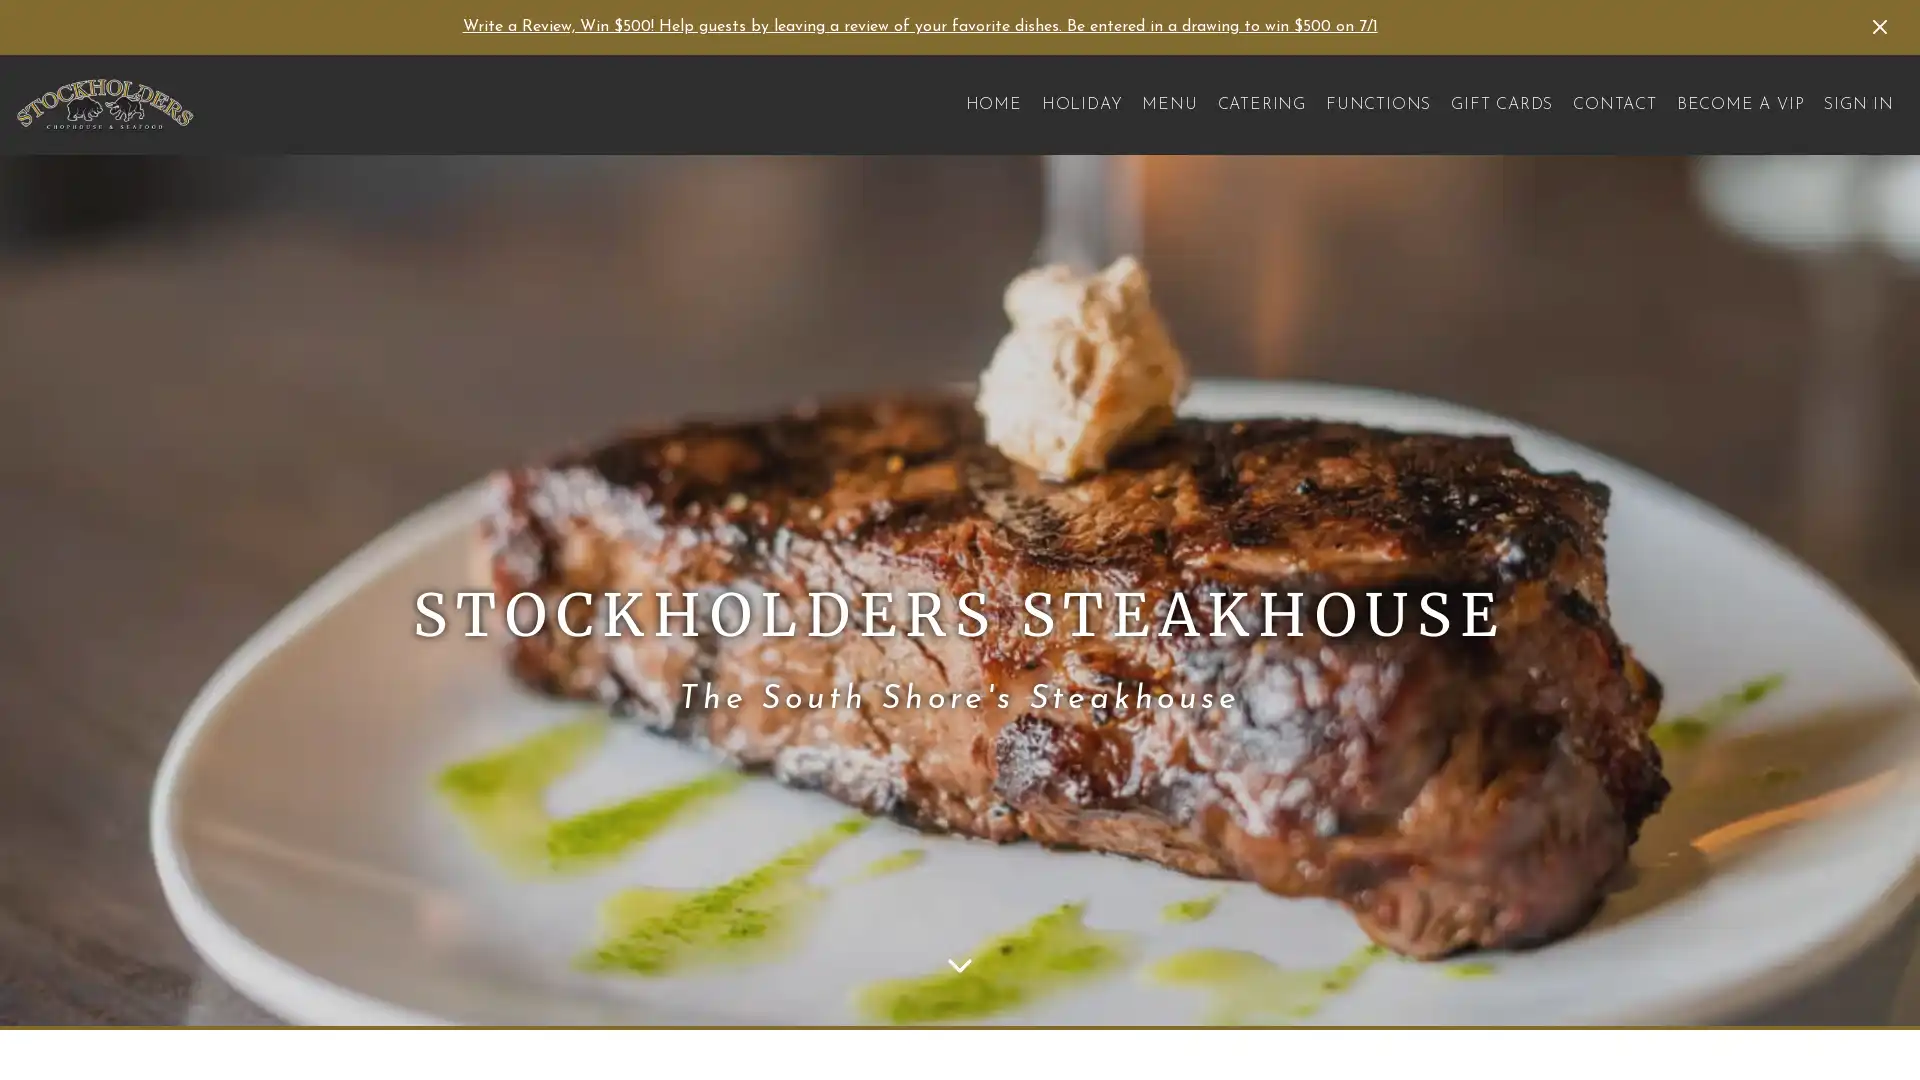 The height and width of the screenshot is (1080, 1920). Describe the element at coordinates (1738, 104) in the screenshot. I see `BECOME A VIP` at that location.